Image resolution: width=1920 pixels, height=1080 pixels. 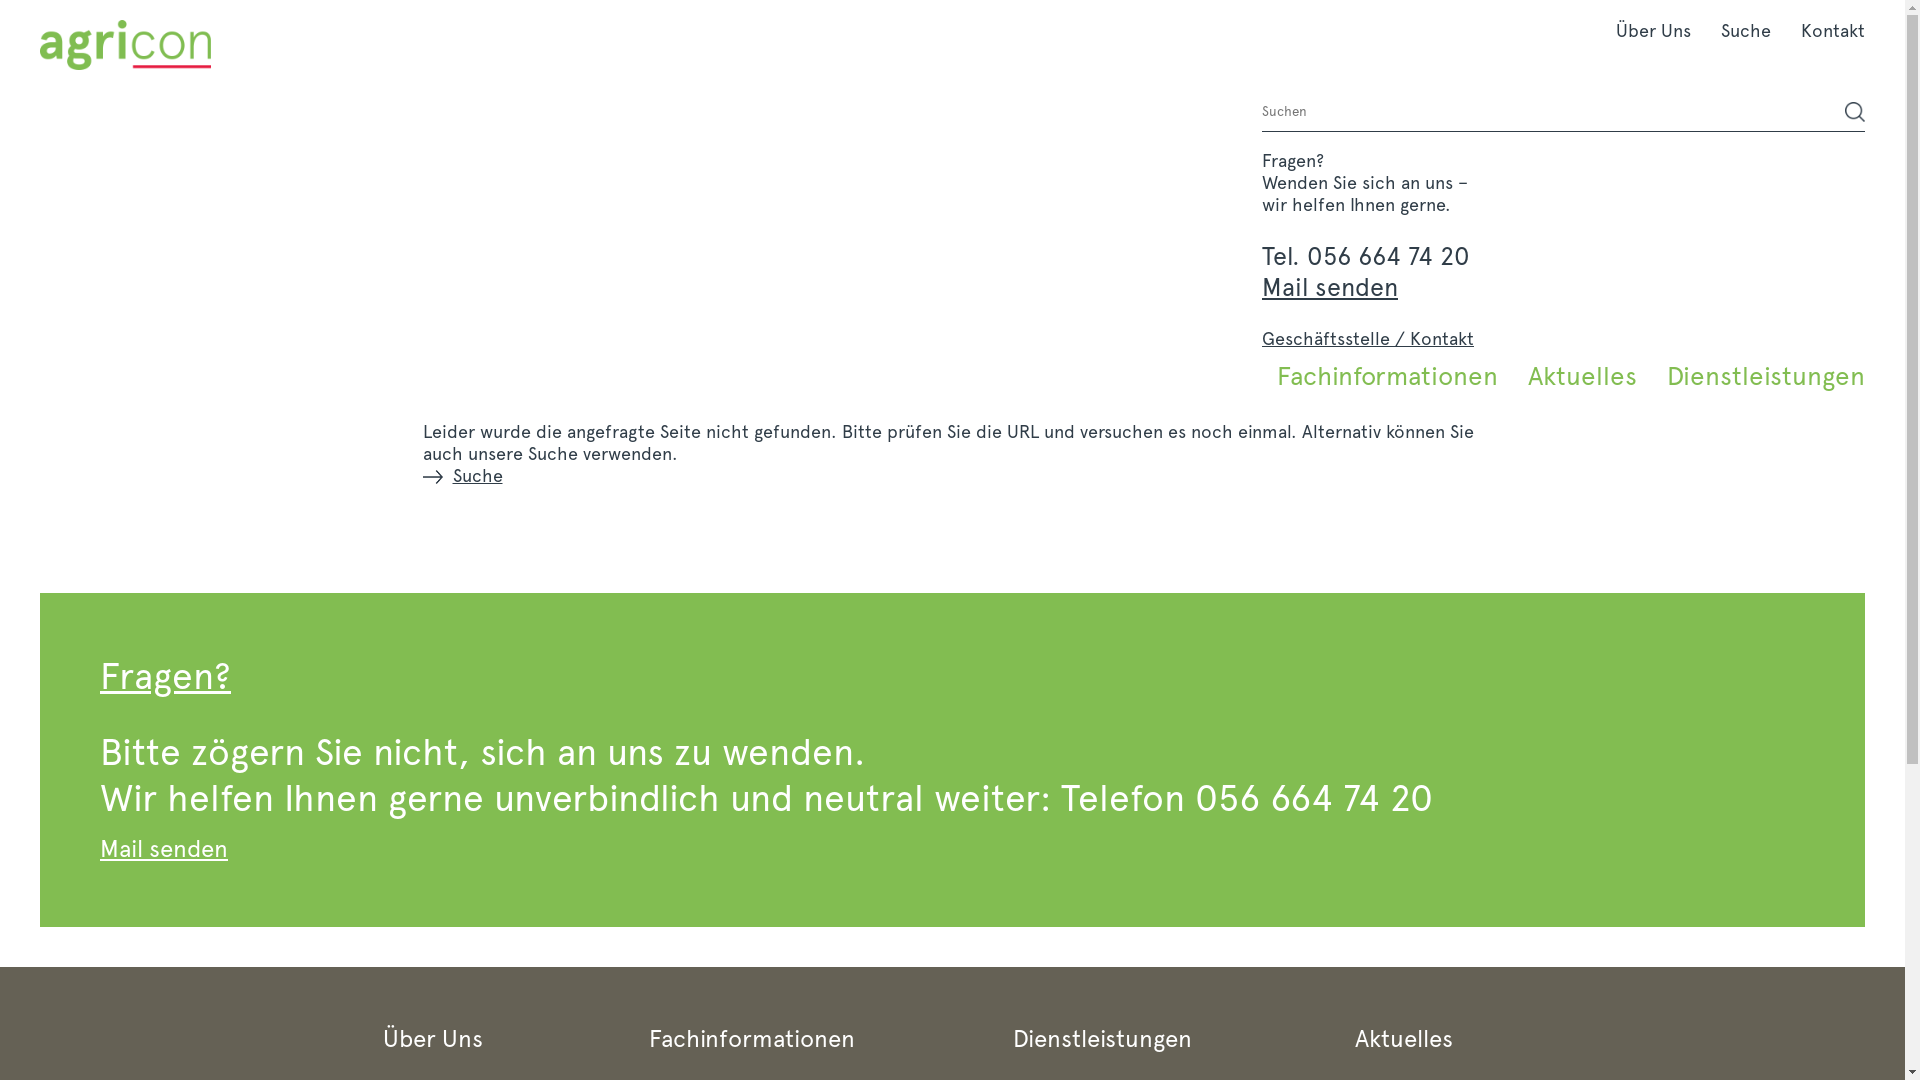 What do you see at coordinates (1757, 375) in the screenshot?
I see `'Dienstleistungen'` at bounding box center [1757, 375].